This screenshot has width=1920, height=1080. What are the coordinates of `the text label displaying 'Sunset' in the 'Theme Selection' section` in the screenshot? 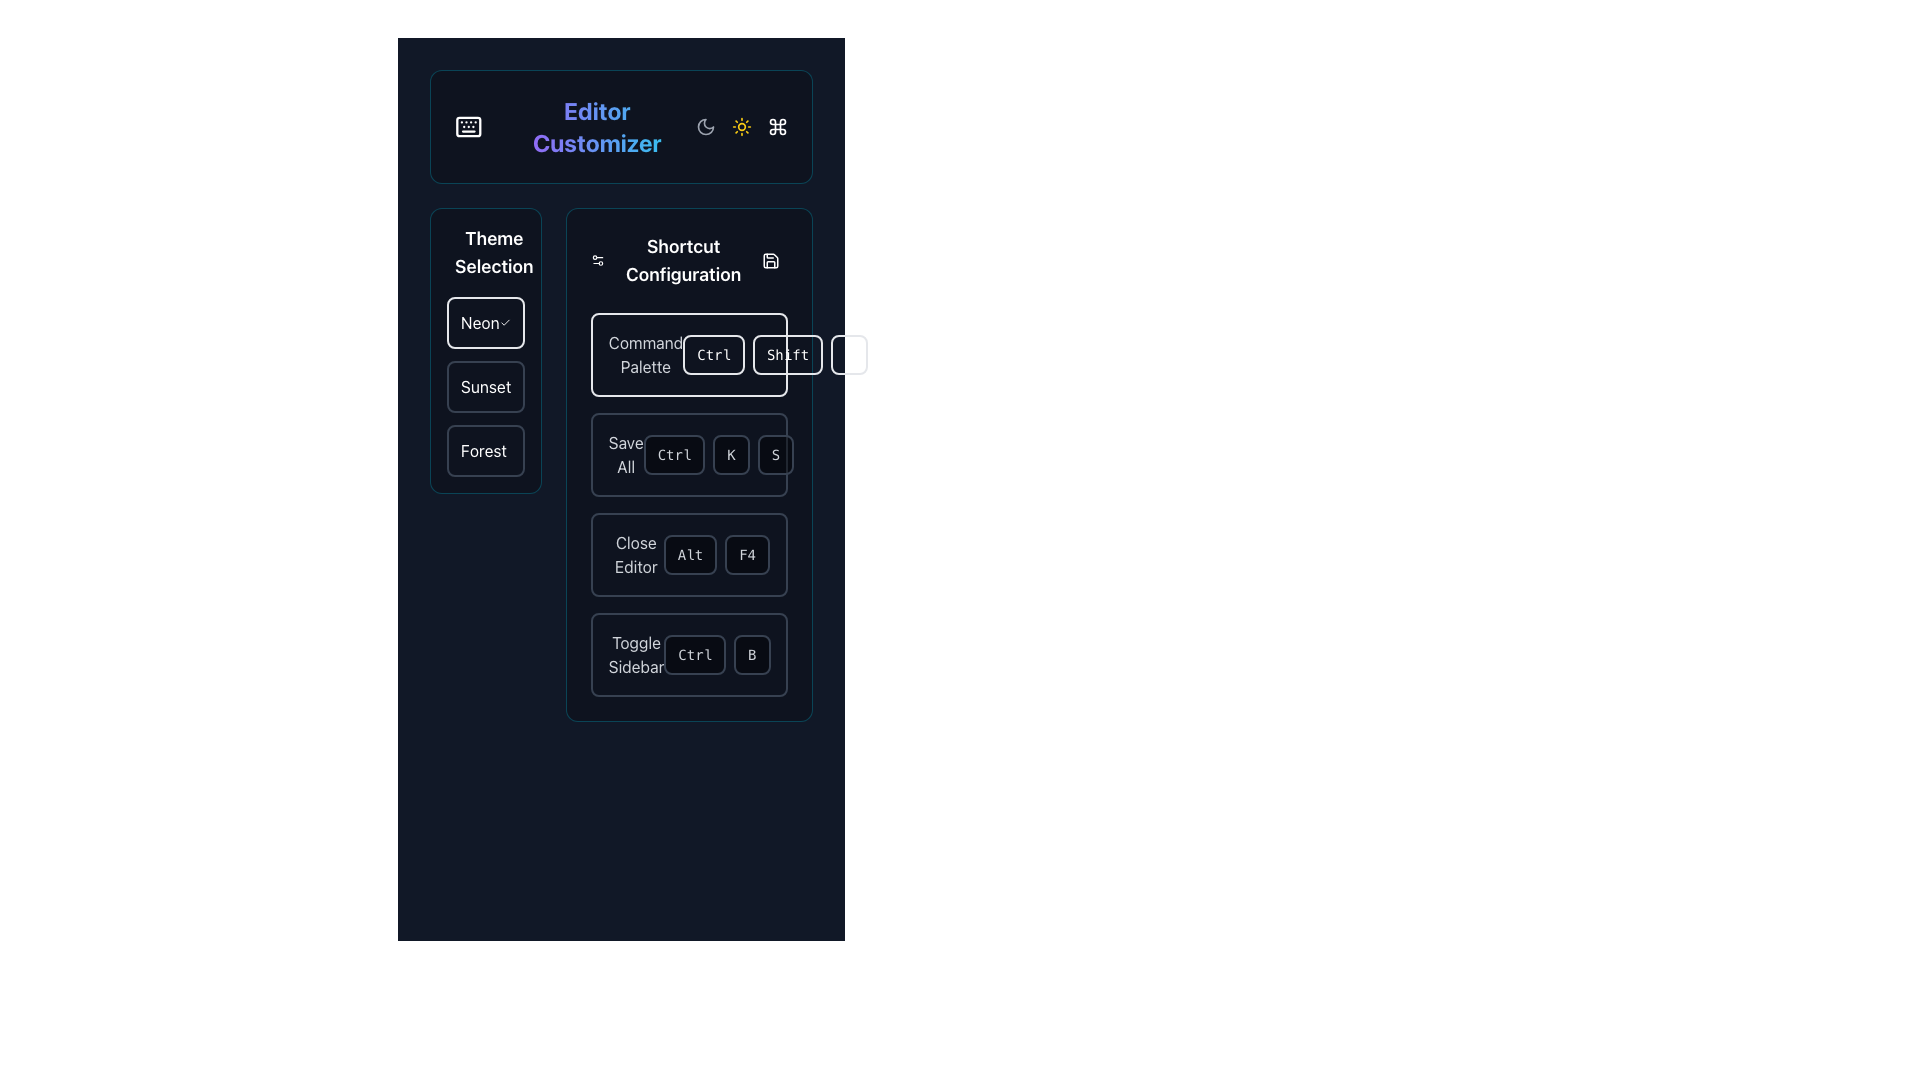 It's located at (486, 386).